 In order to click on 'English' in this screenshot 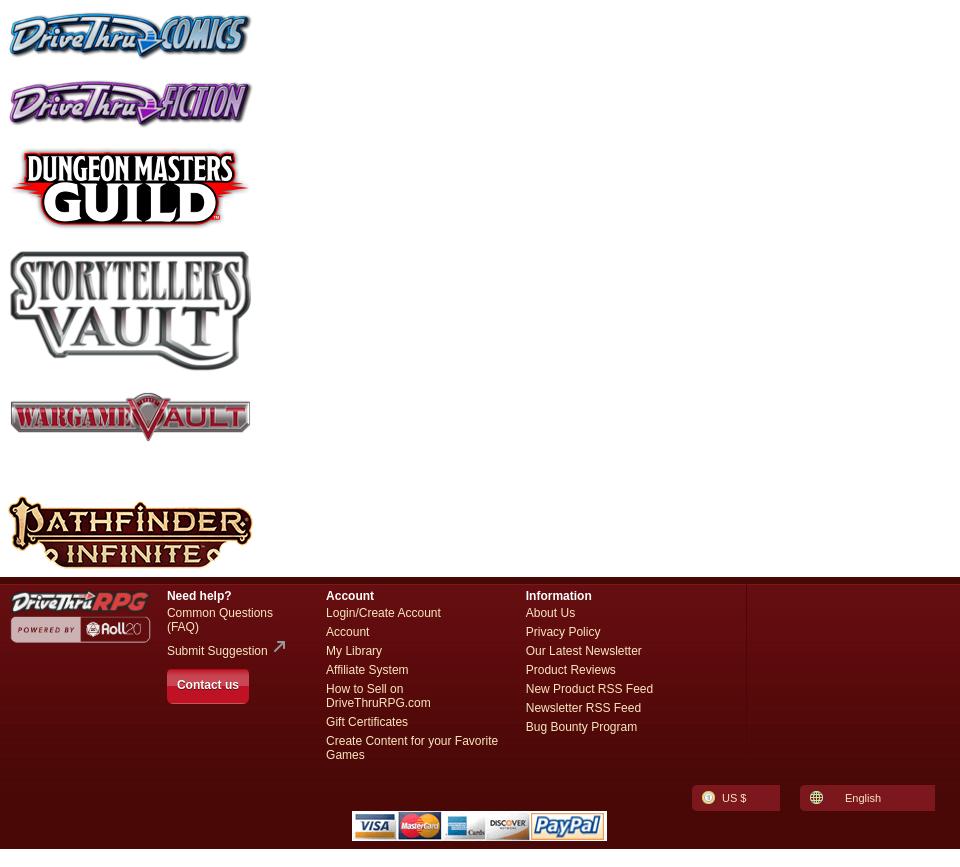, I will do `click(862, 796)`.